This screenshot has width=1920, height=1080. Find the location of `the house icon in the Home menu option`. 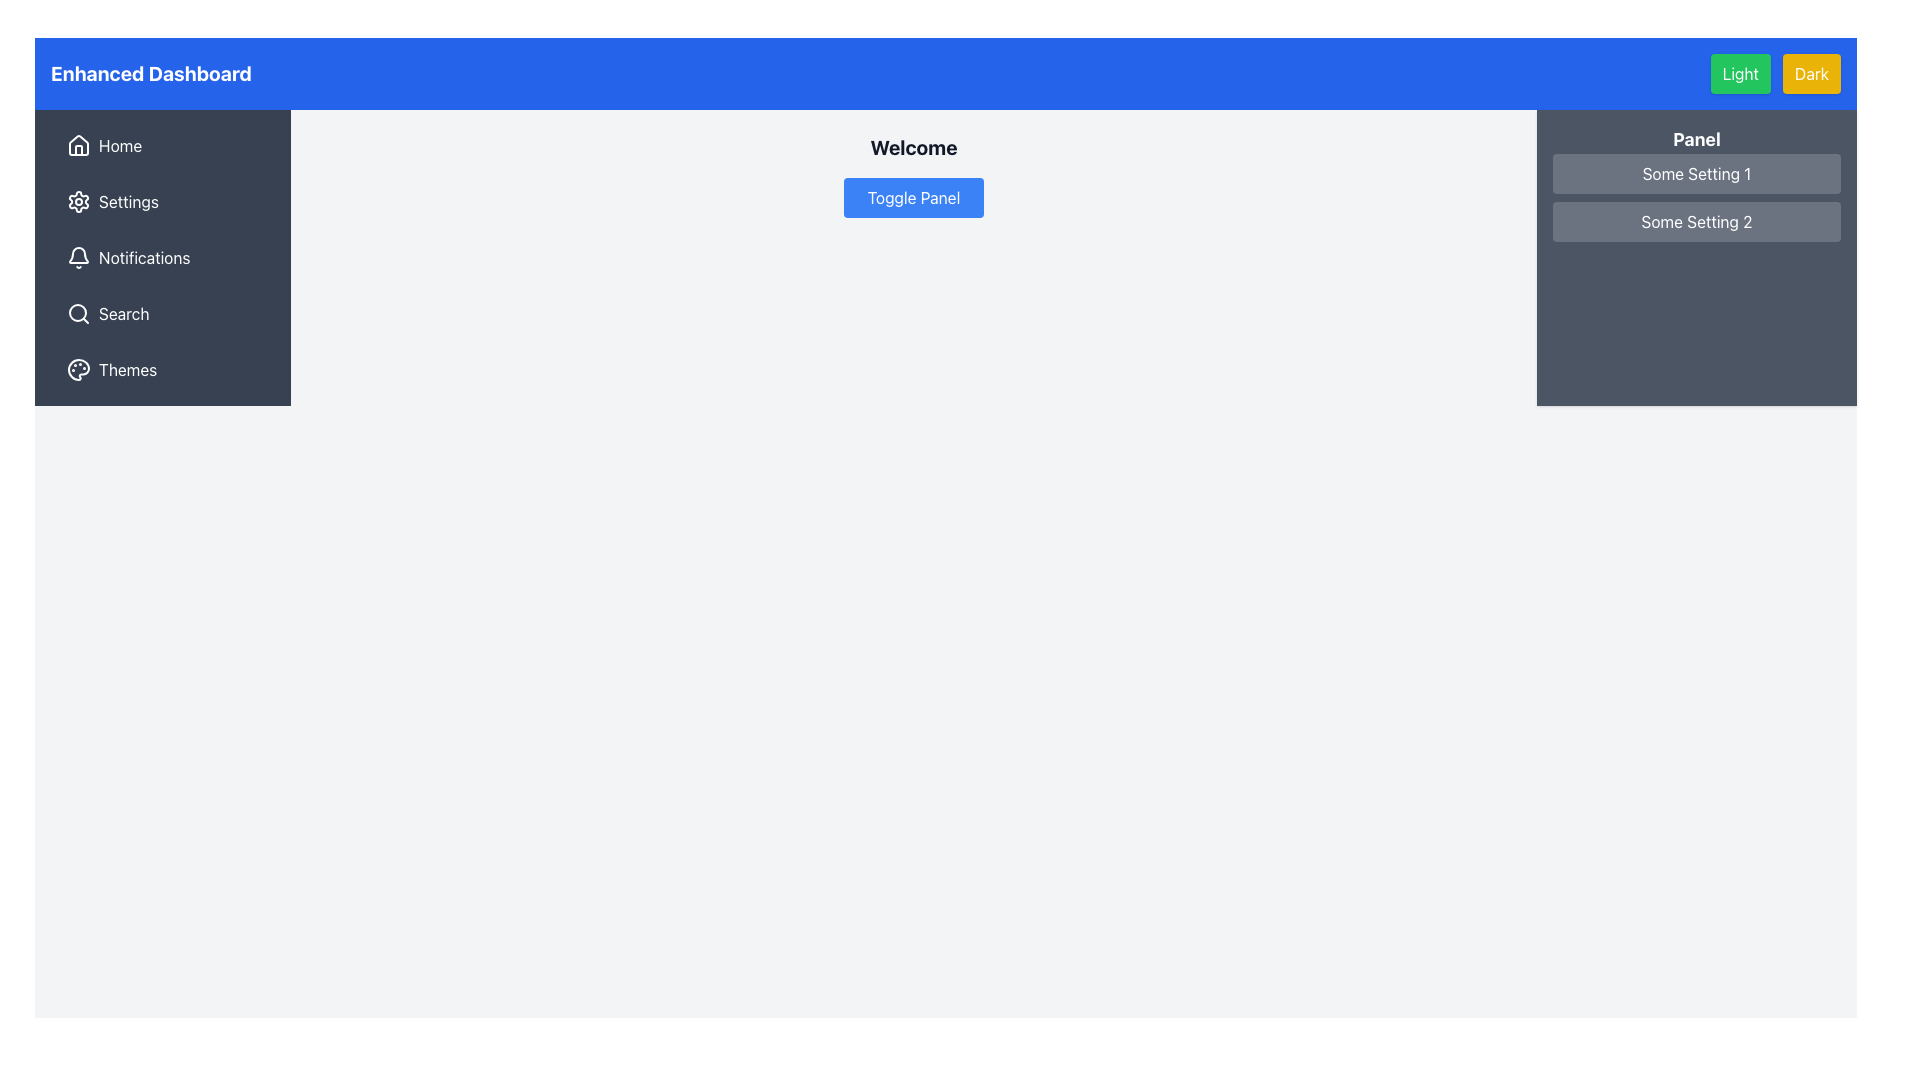

the house icon in the Home menu option is located at coordinates (78, 145).